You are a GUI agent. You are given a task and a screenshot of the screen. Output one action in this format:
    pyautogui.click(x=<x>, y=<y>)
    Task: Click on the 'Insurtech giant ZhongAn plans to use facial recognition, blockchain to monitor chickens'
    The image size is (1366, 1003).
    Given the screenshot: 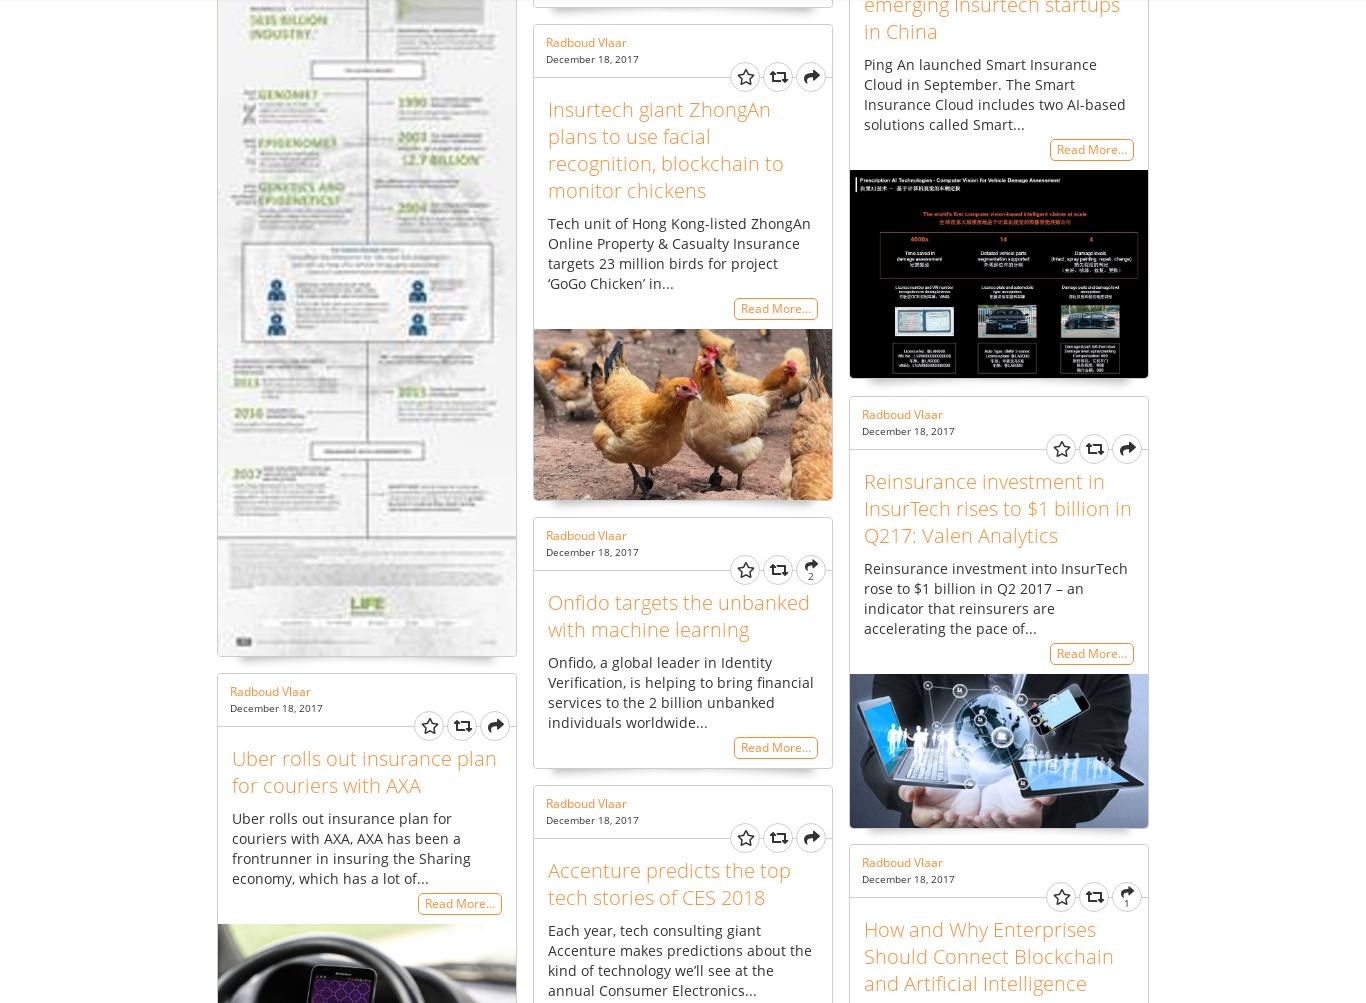 What is the action you would take?
    pyautogui.click(x=665, y=148)
    